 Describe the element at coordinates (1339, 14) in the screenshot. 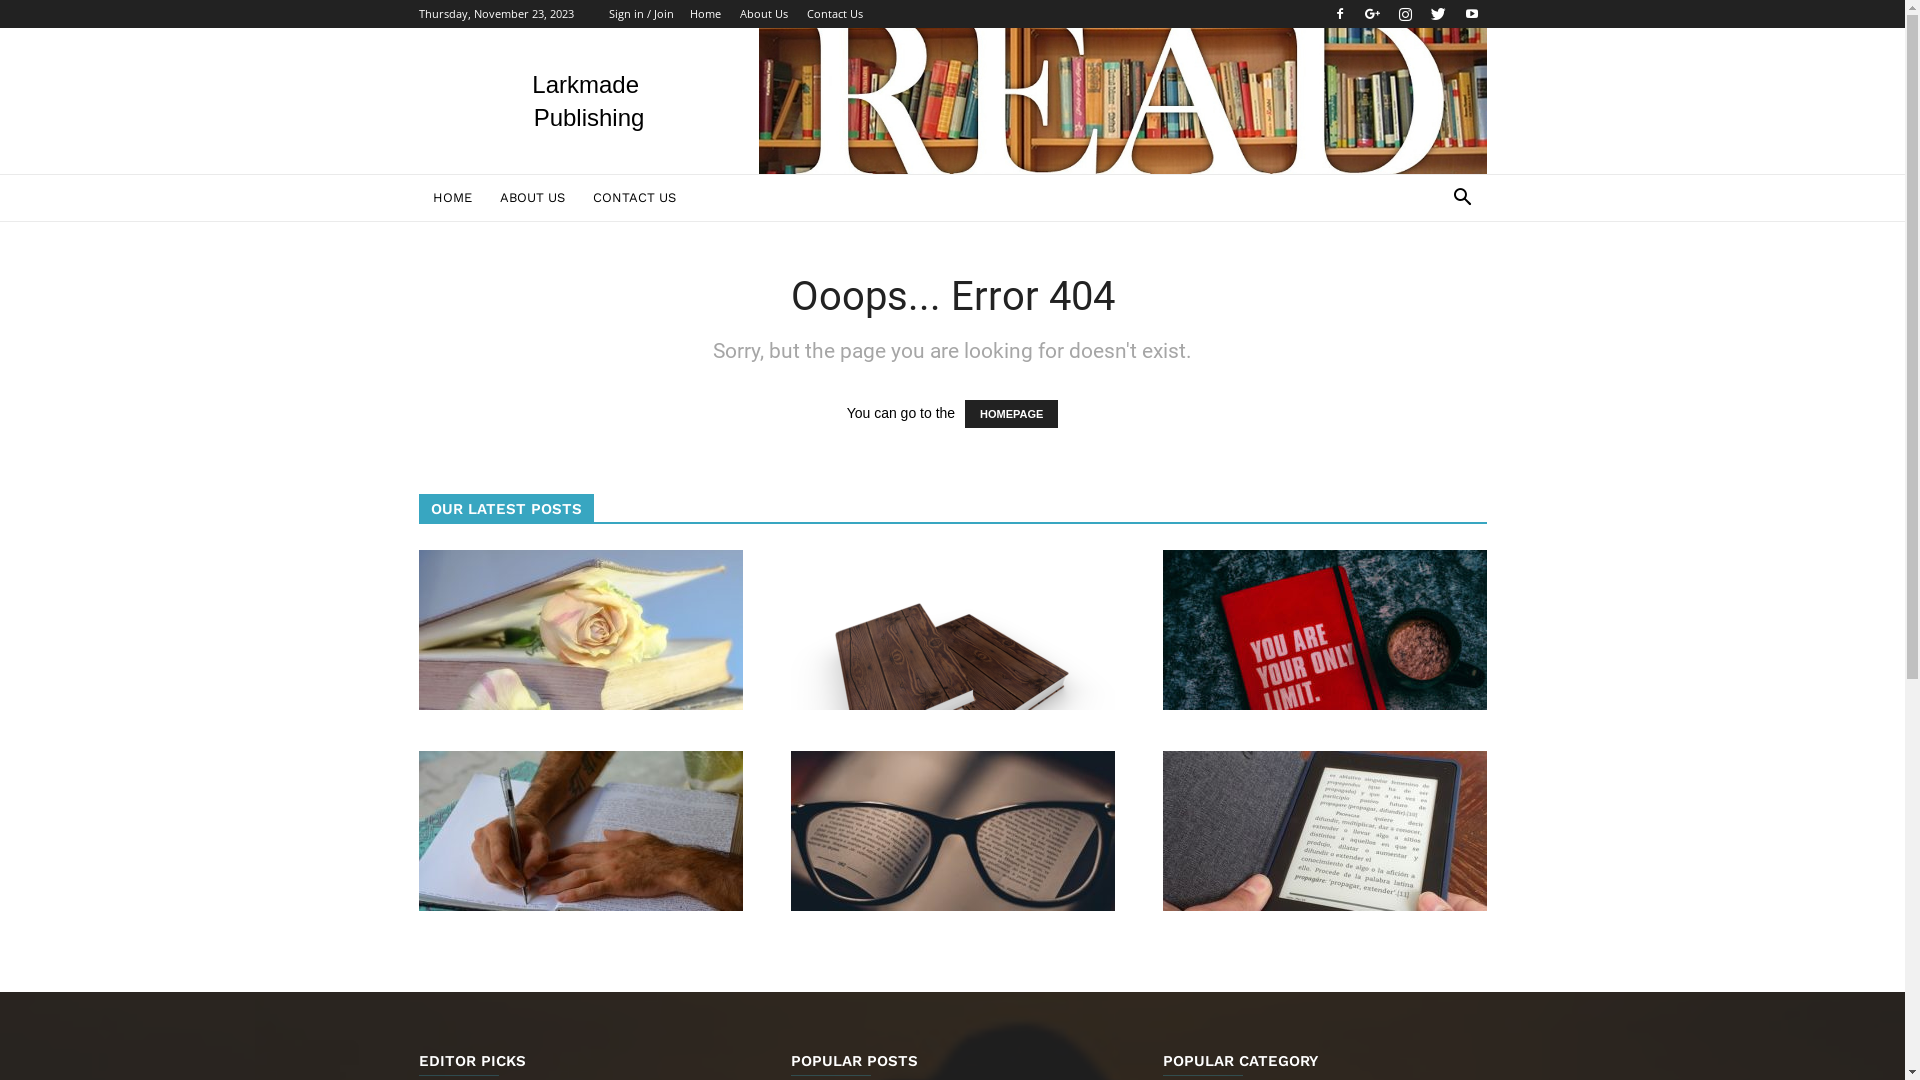

I see `'Facebook'` at that location.